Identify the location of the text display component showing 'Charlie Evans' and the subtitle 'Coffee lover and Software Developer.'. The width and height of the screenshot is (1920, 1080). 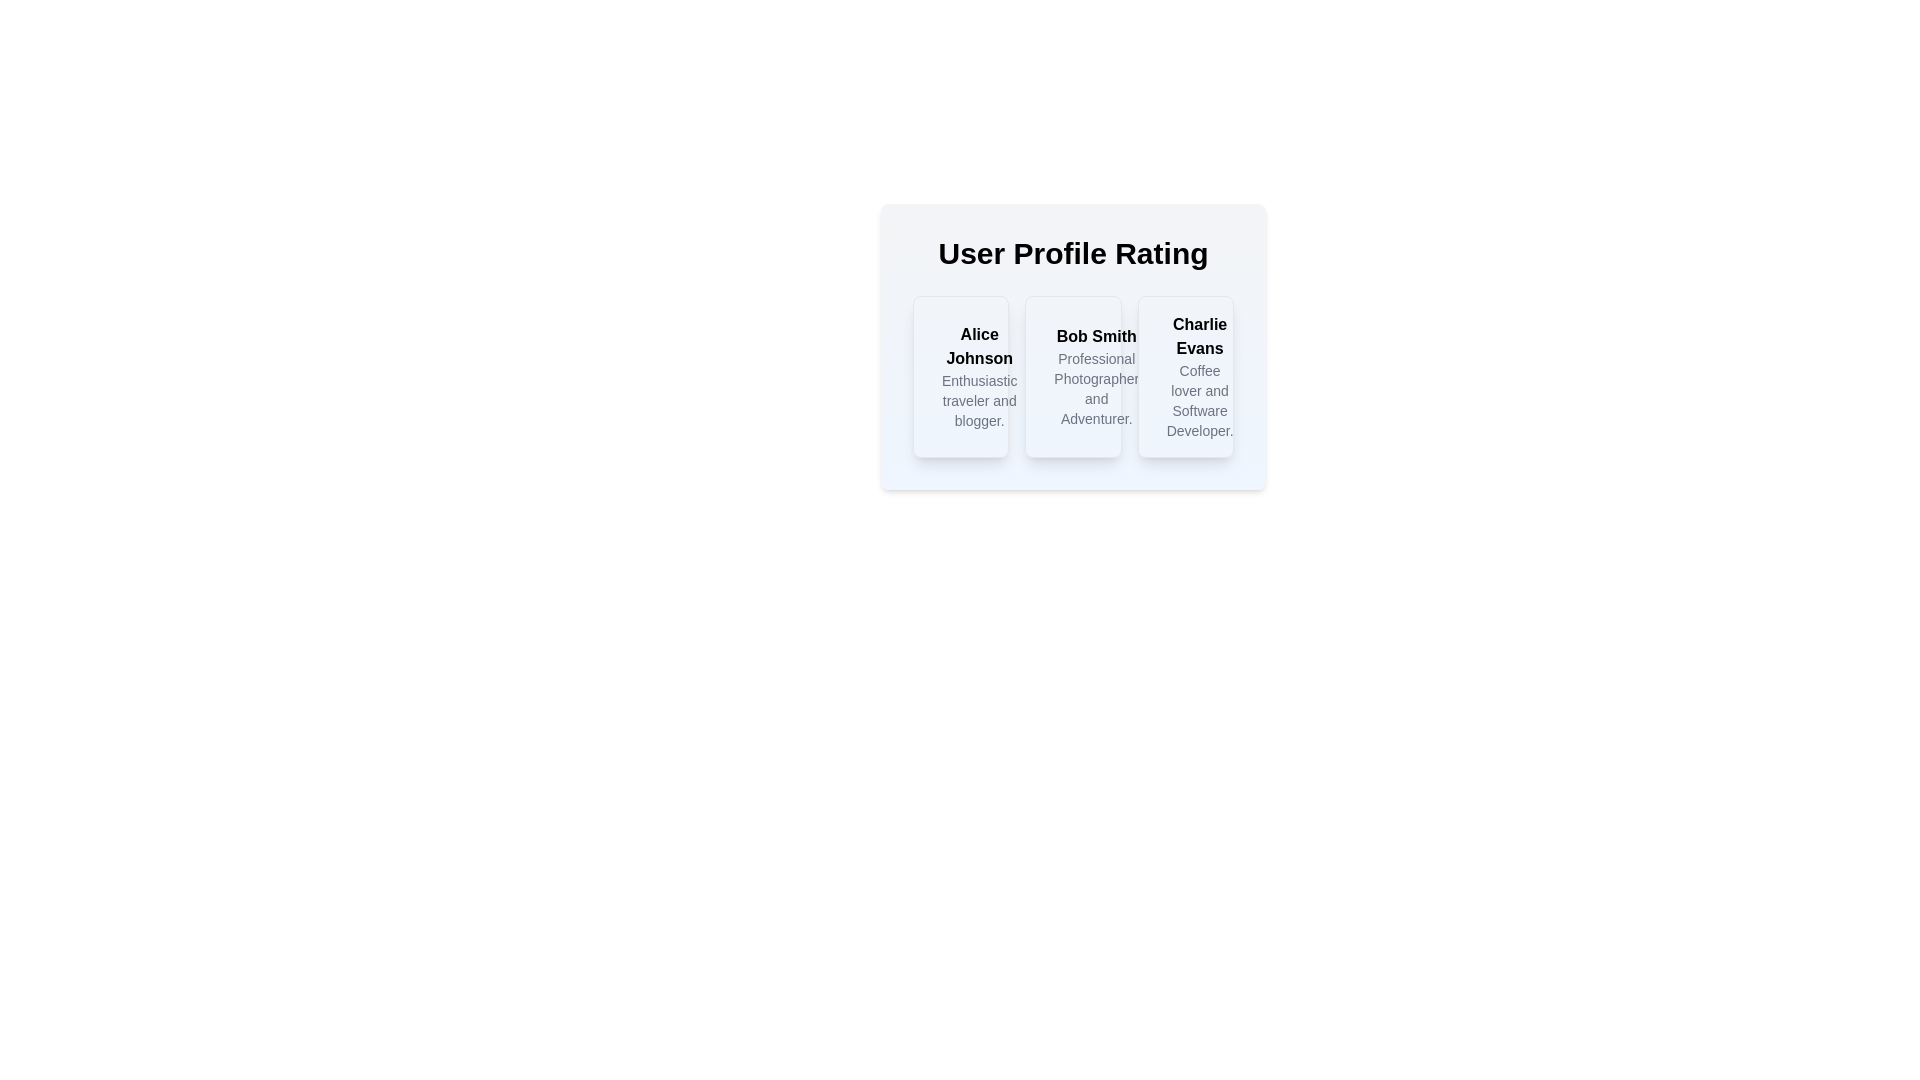
(1200, 377).